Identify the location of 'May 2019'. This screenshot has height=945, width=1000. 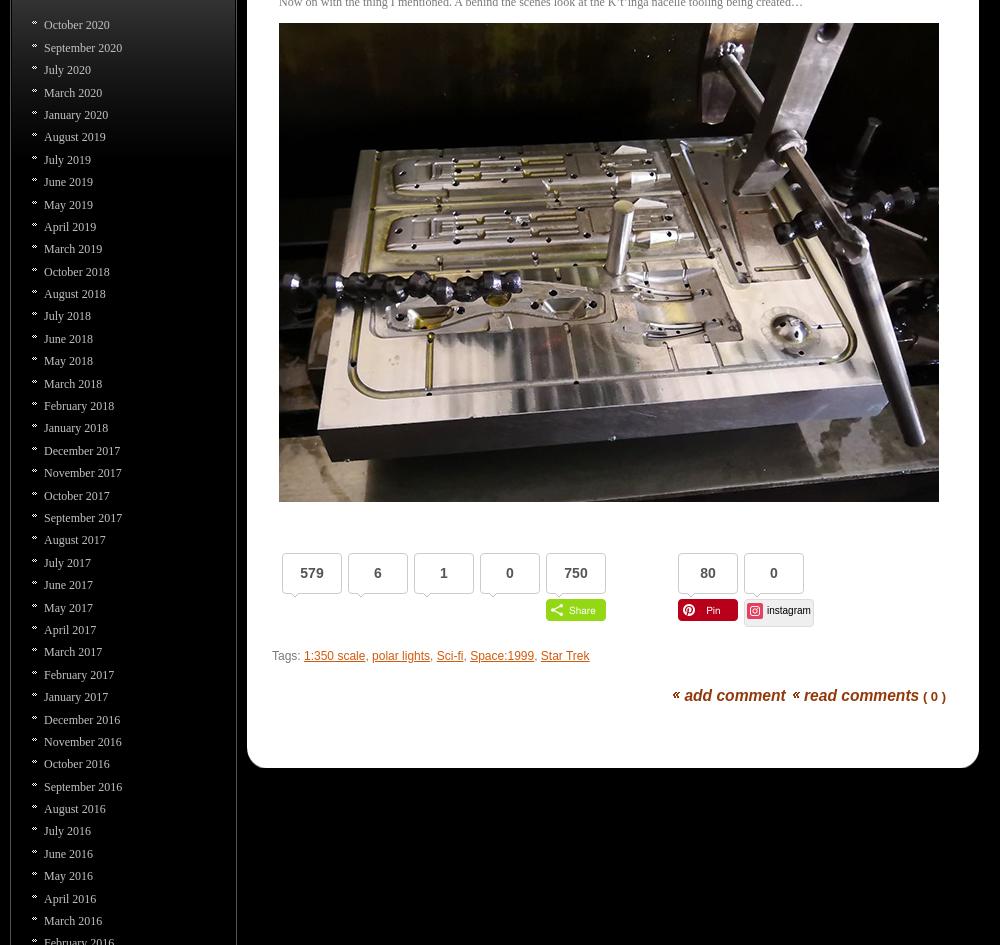
(44, 203).